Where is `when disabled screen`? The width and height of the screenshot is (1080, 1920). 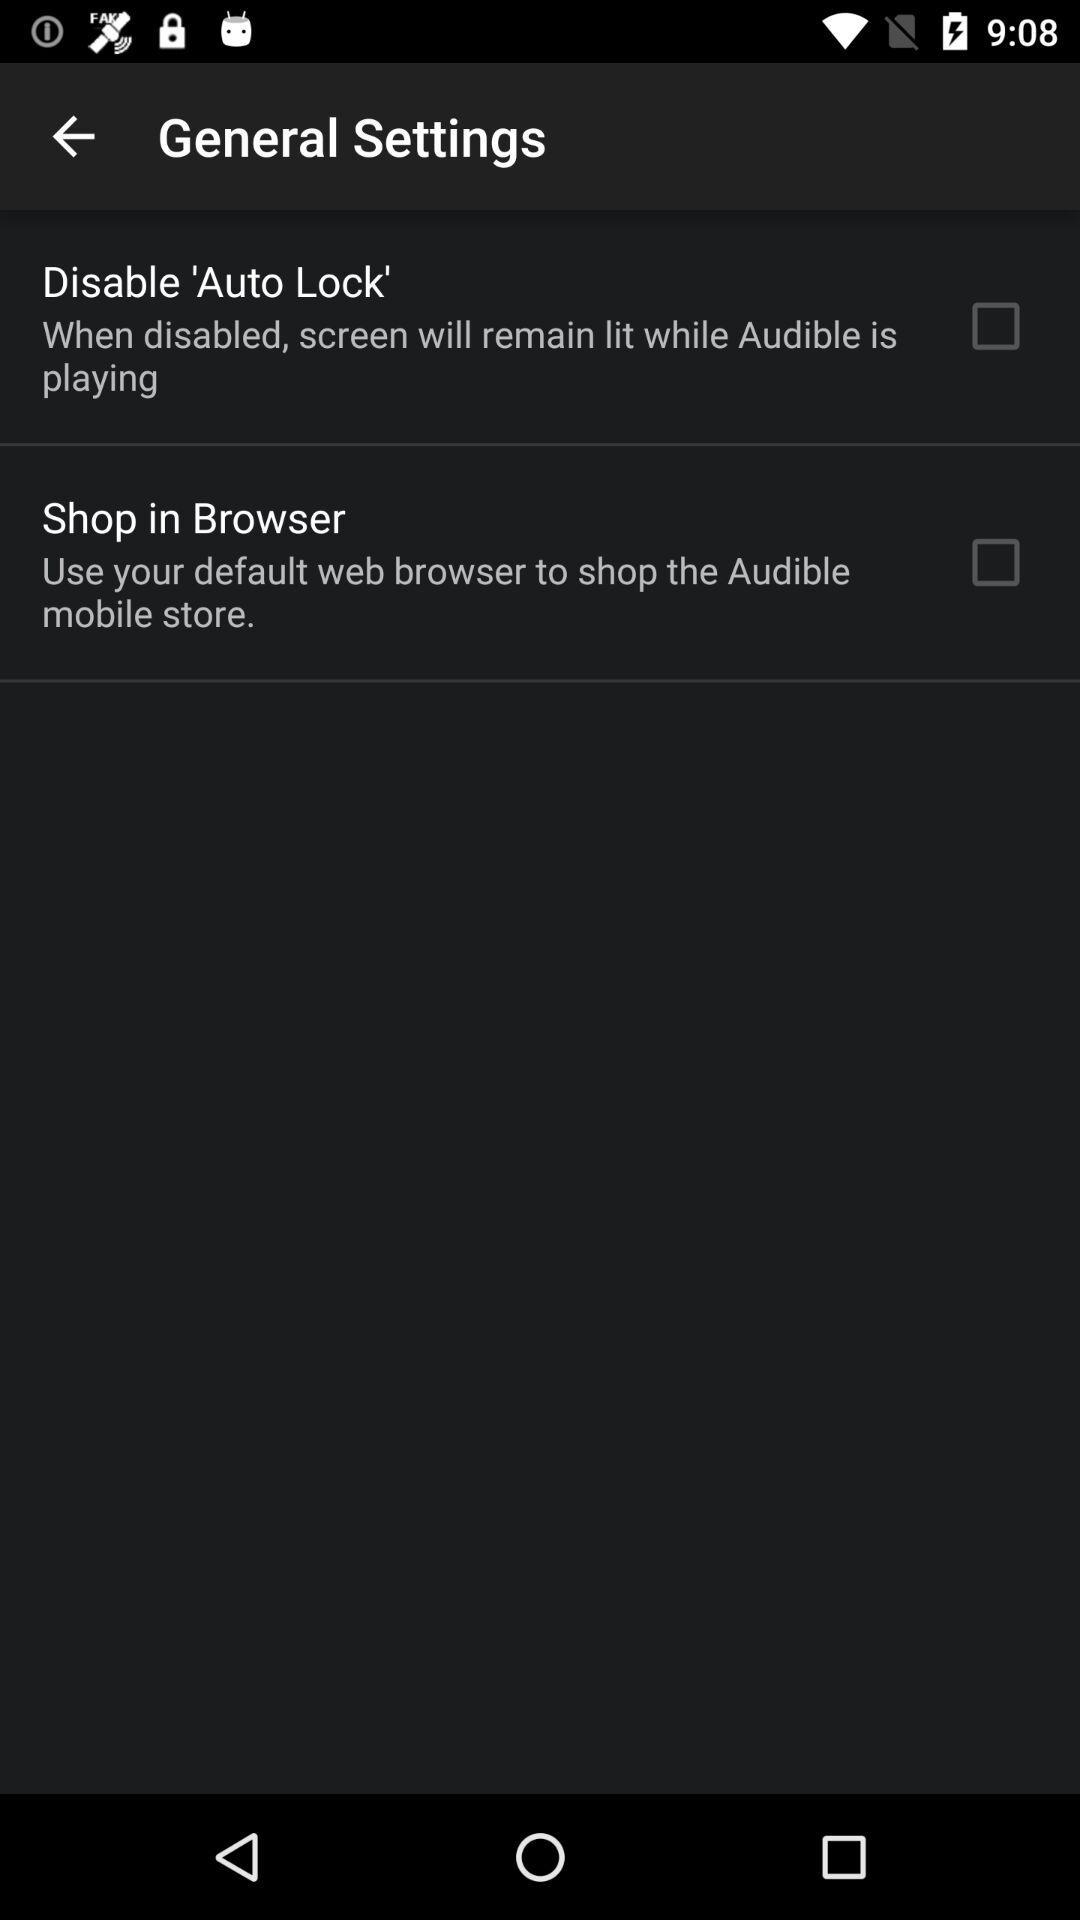
when disabled screen is located at coordinates (477, 355).